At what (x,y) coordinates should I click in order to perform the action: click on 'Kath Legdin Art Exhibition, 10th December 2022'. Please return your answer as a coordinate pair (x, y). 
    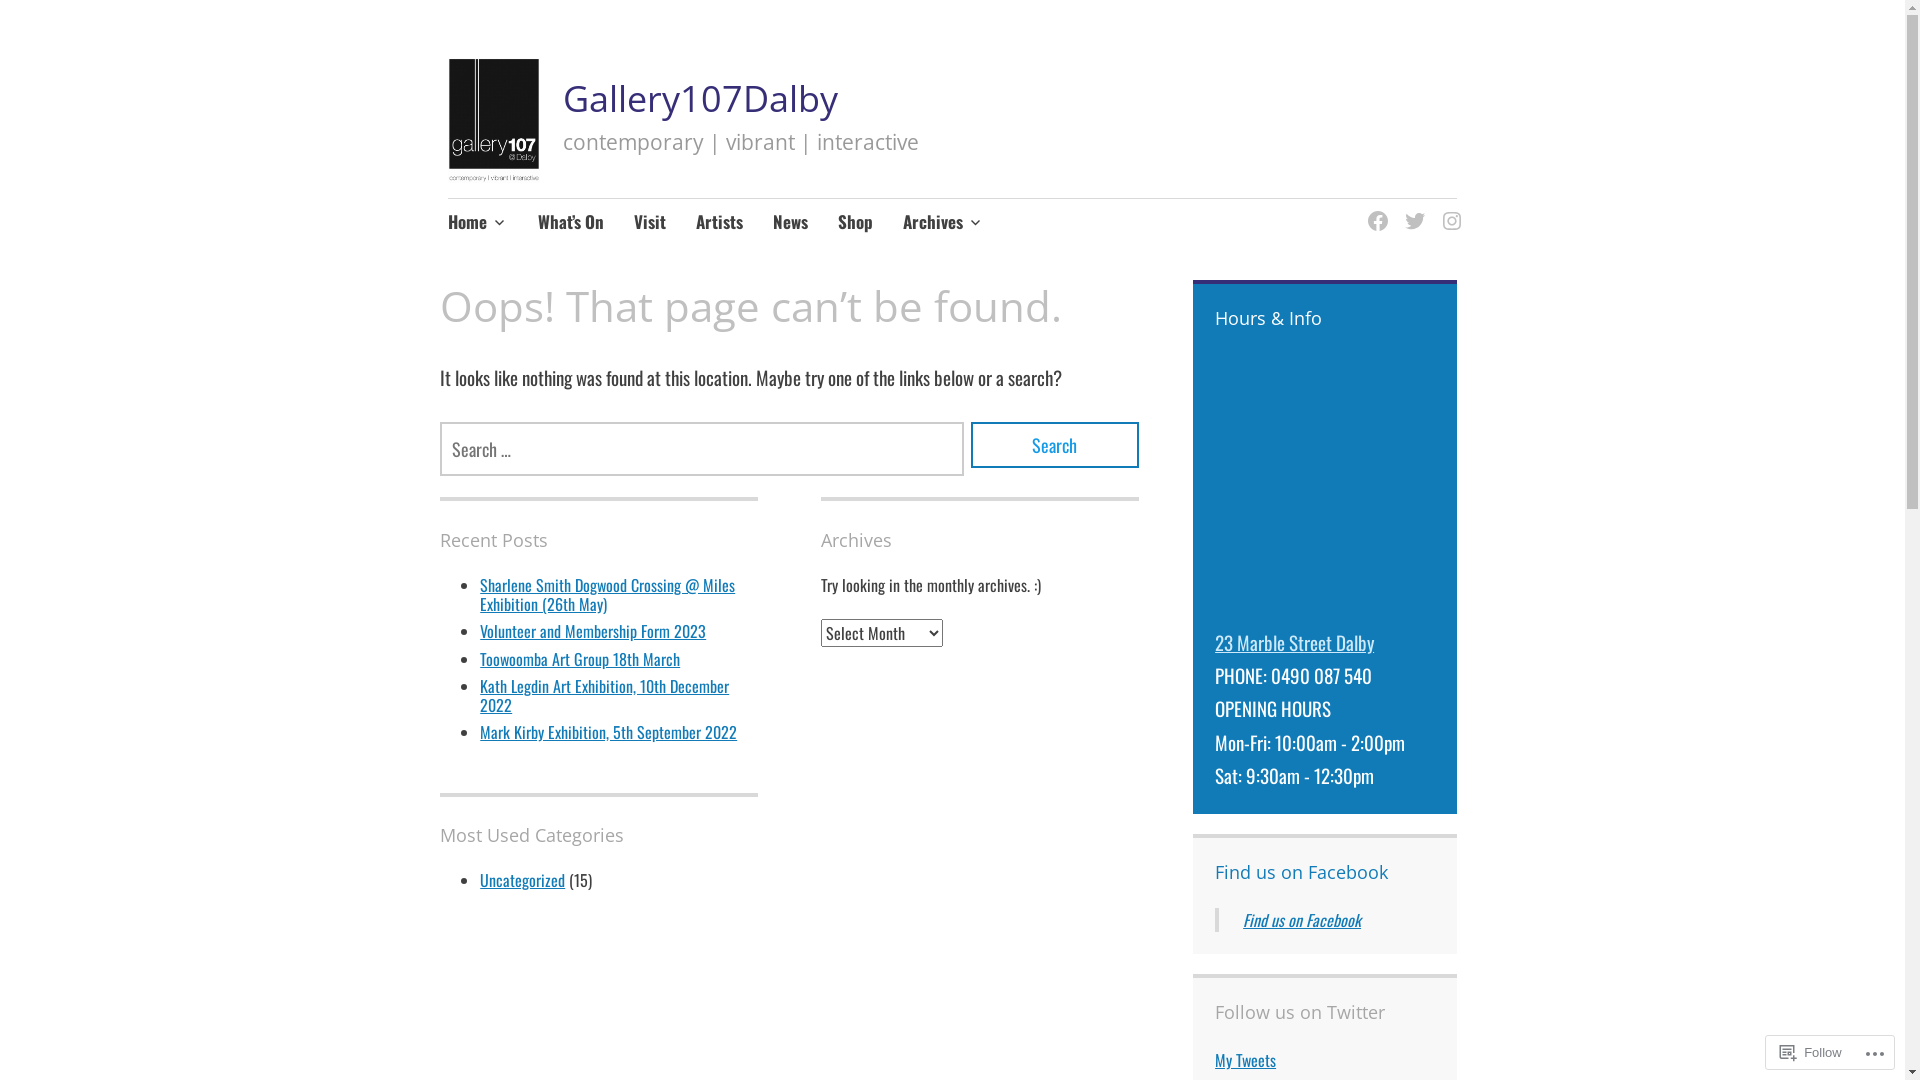
    Looking at the image, I should click on (603, 694).